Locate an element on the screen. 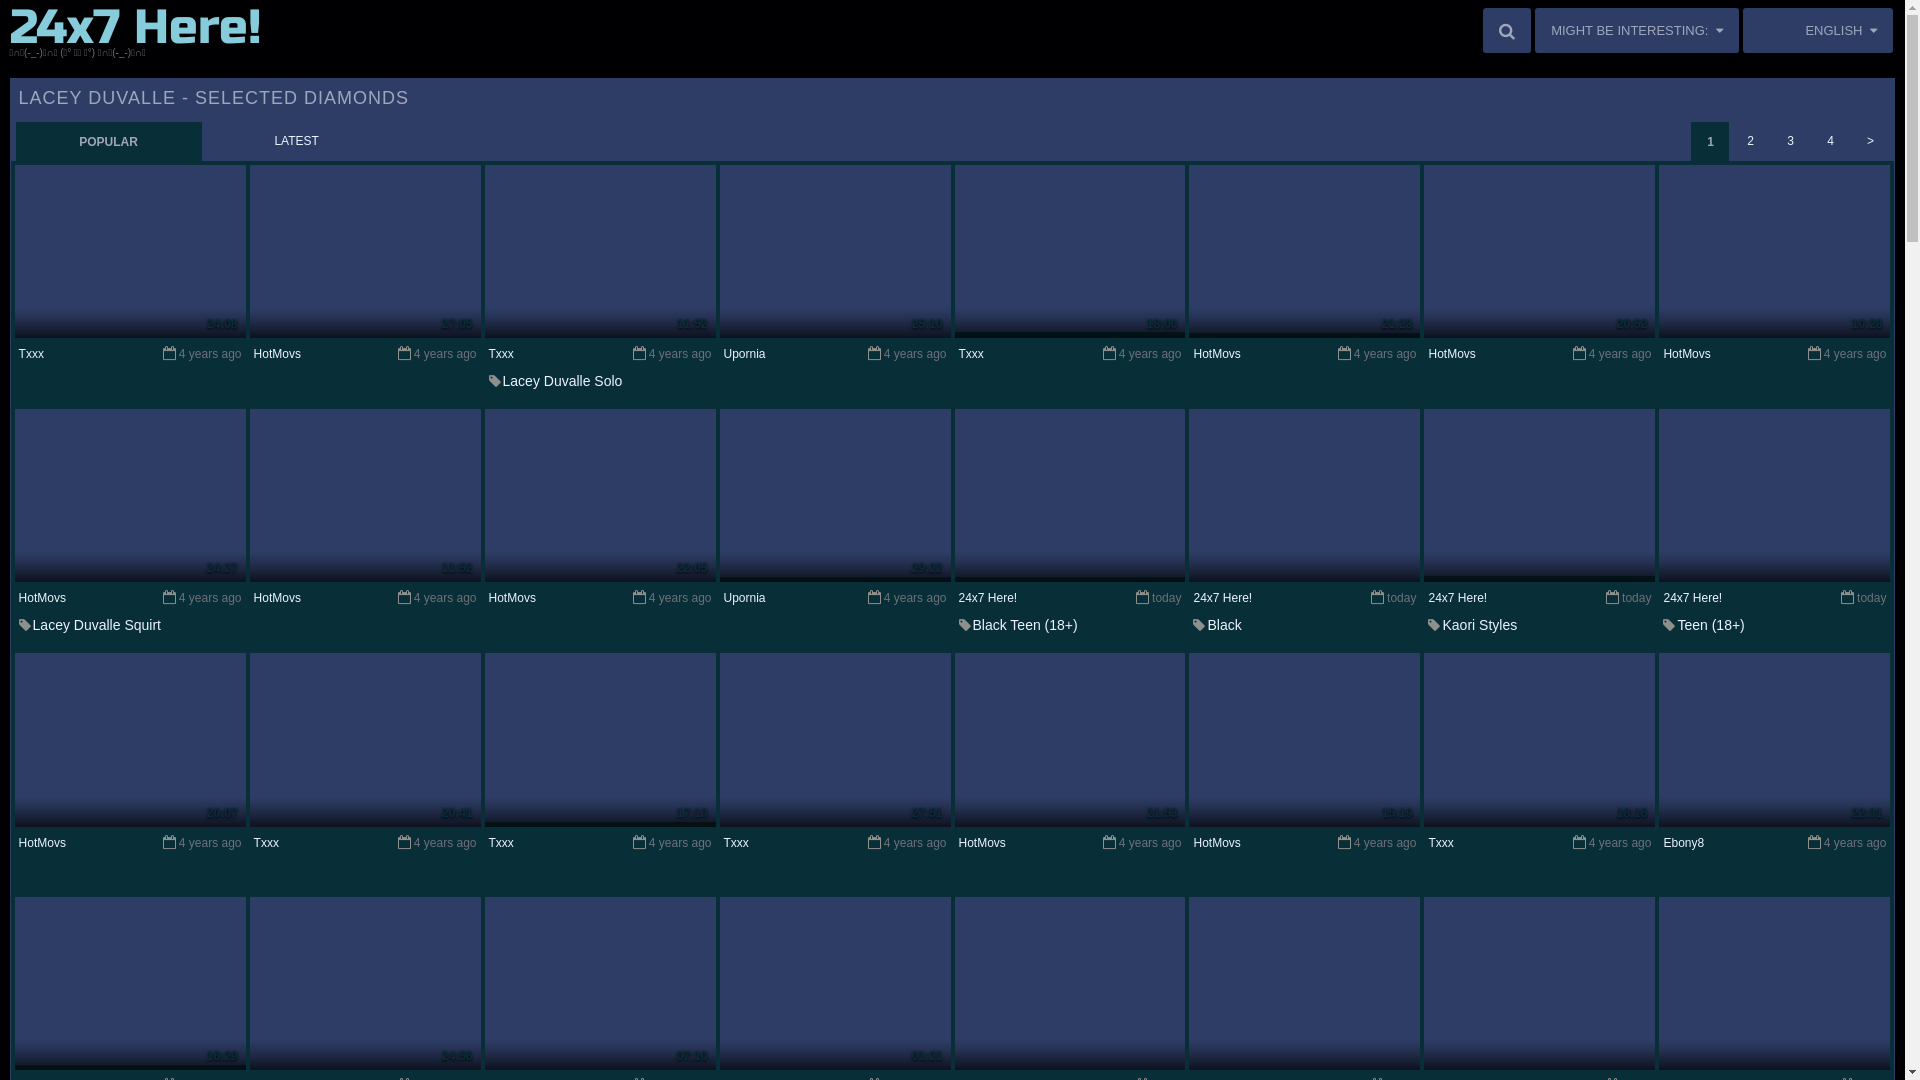 Image resolution: width=1920 pixels, height=1080 pixels. '4' is located at coordinates (1829, 140).